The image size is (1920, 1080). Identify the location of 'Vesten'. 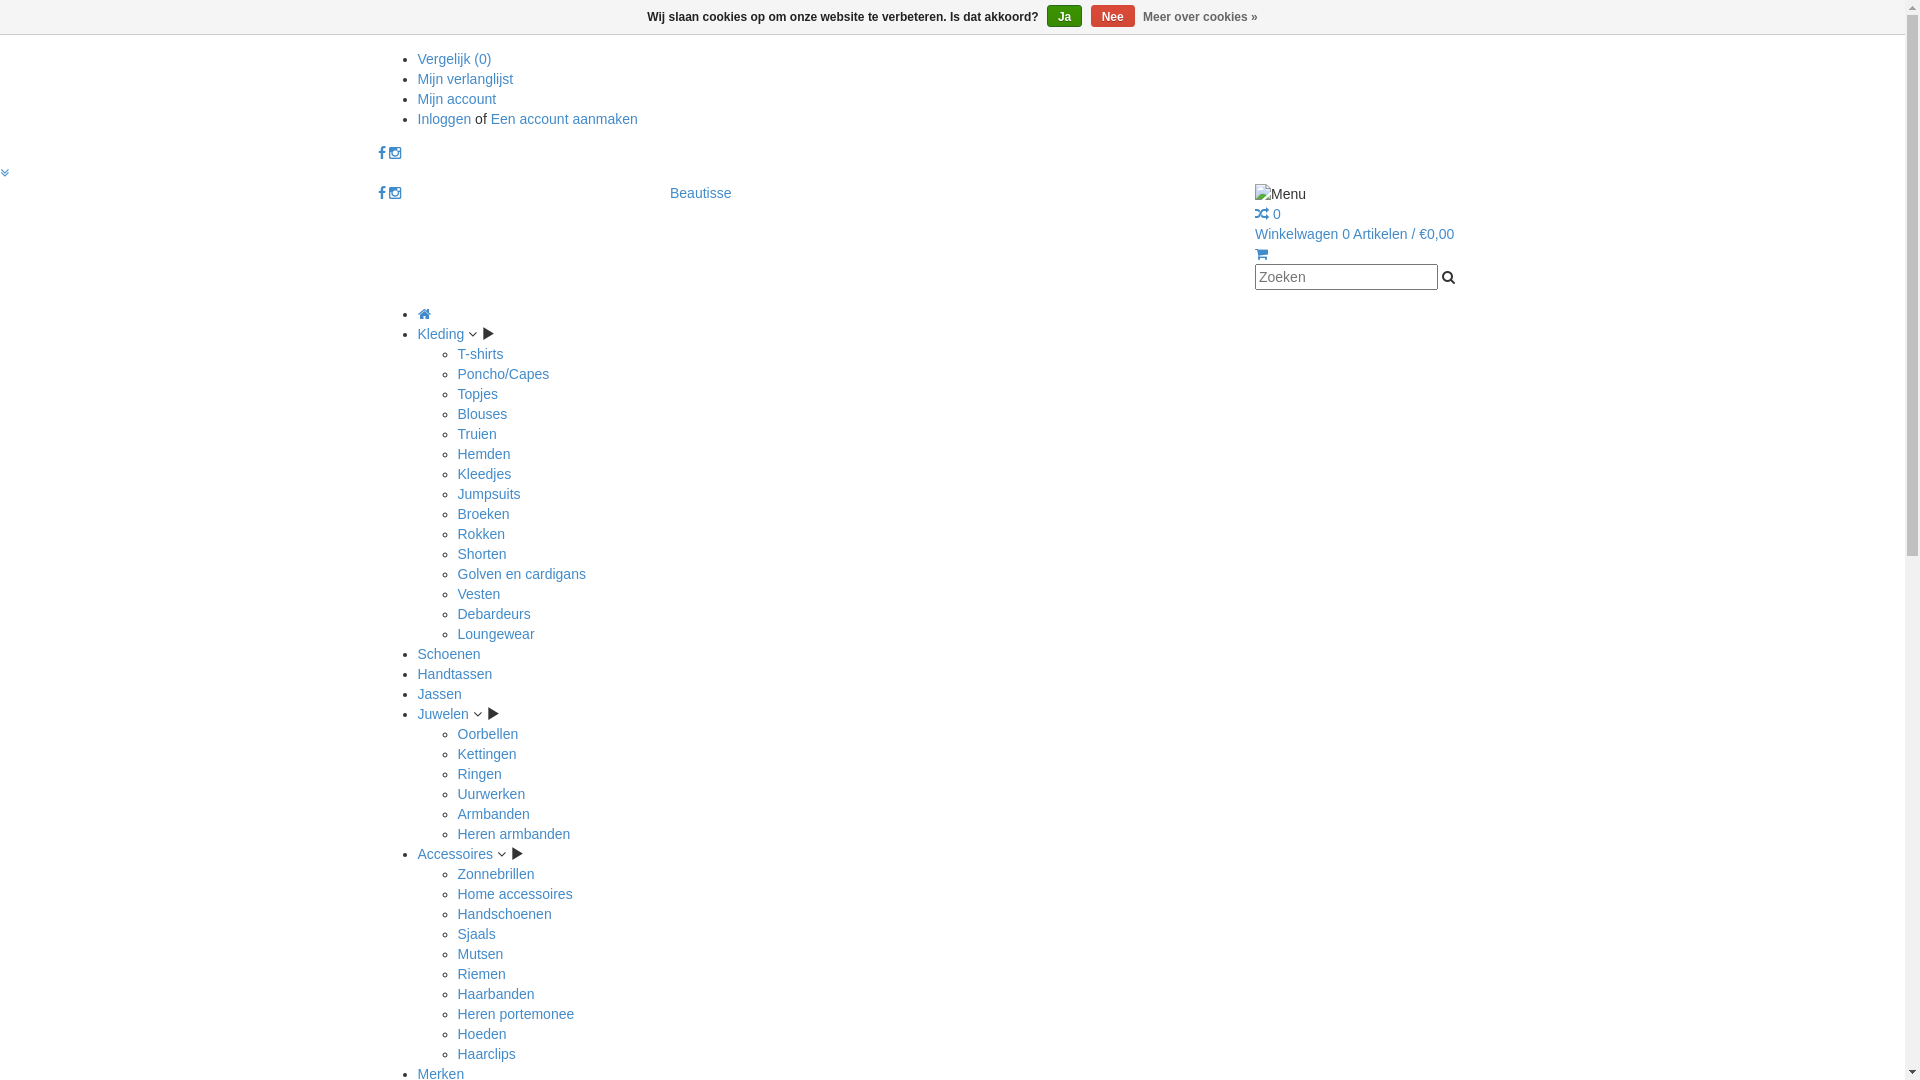
(478, 593).